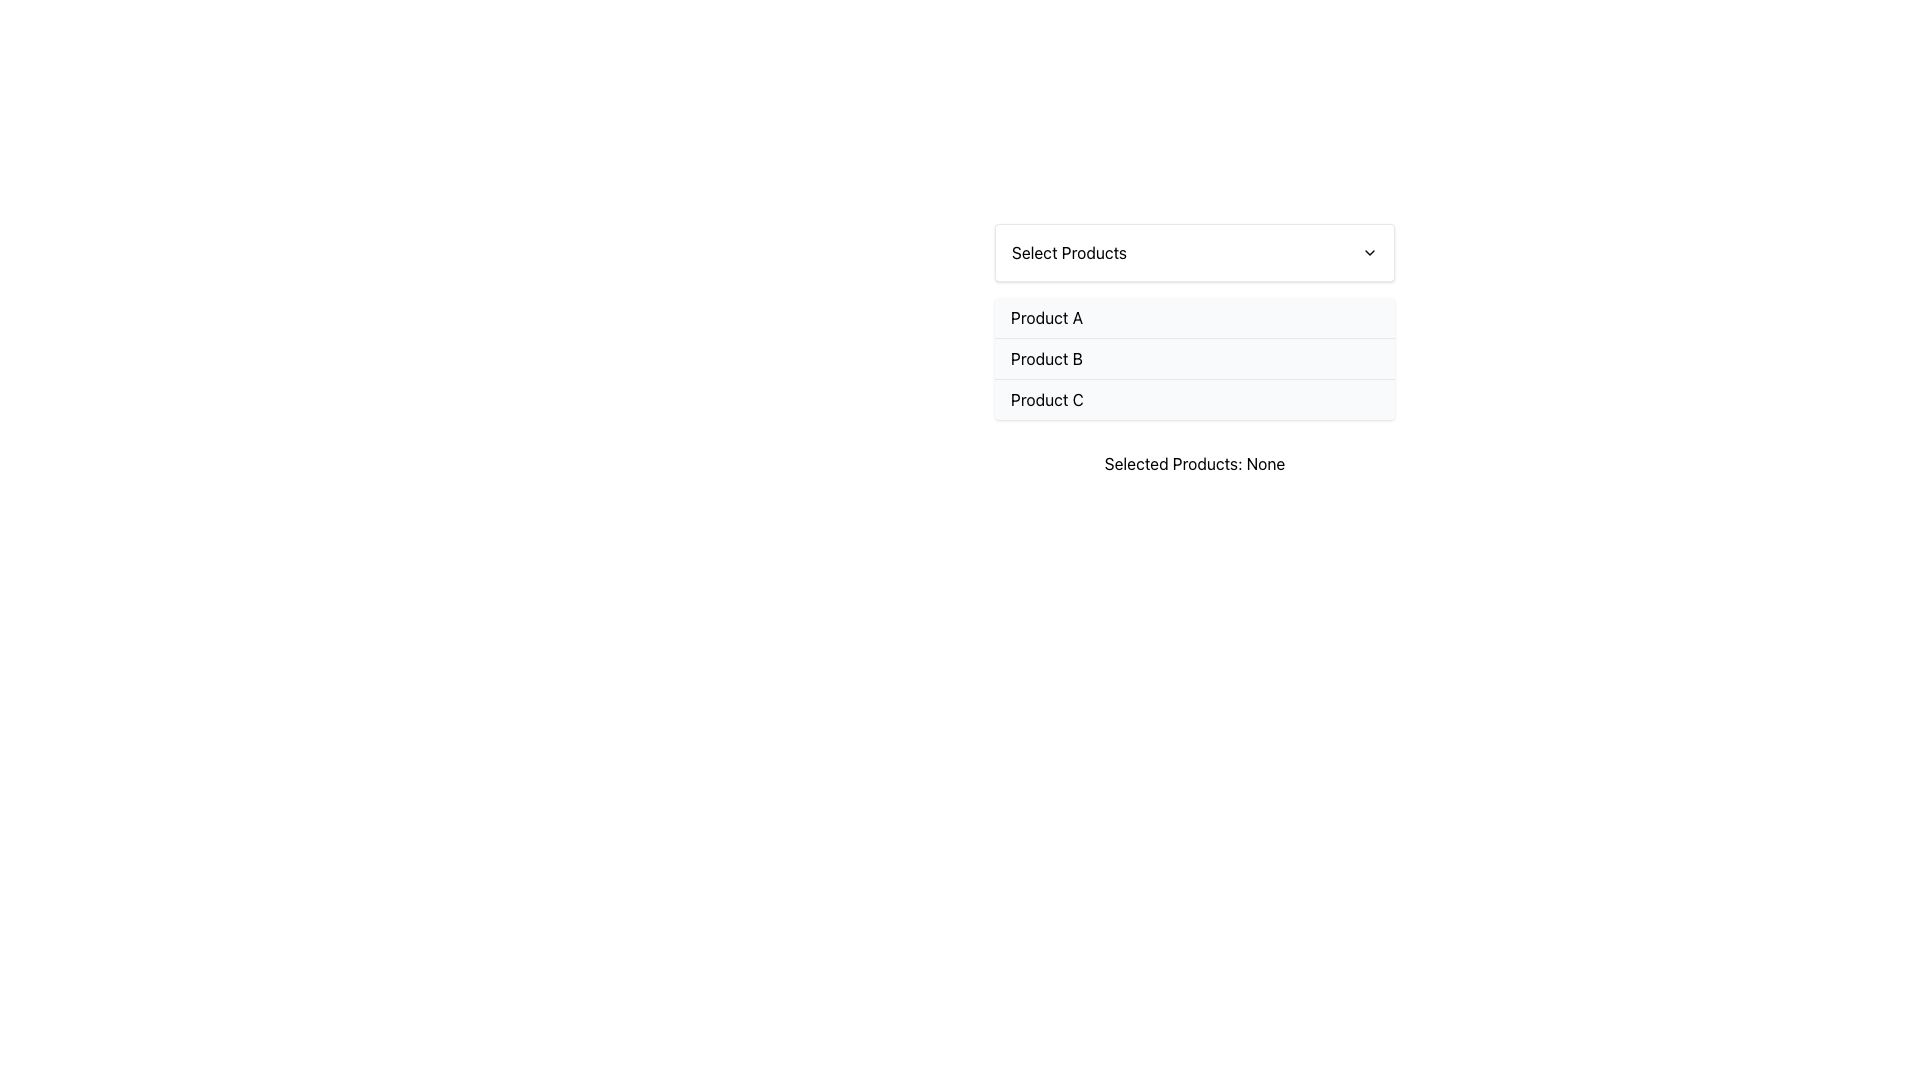  I want to click on the selectable dropdown list item labeled 'Product B', so click(1195, 349).